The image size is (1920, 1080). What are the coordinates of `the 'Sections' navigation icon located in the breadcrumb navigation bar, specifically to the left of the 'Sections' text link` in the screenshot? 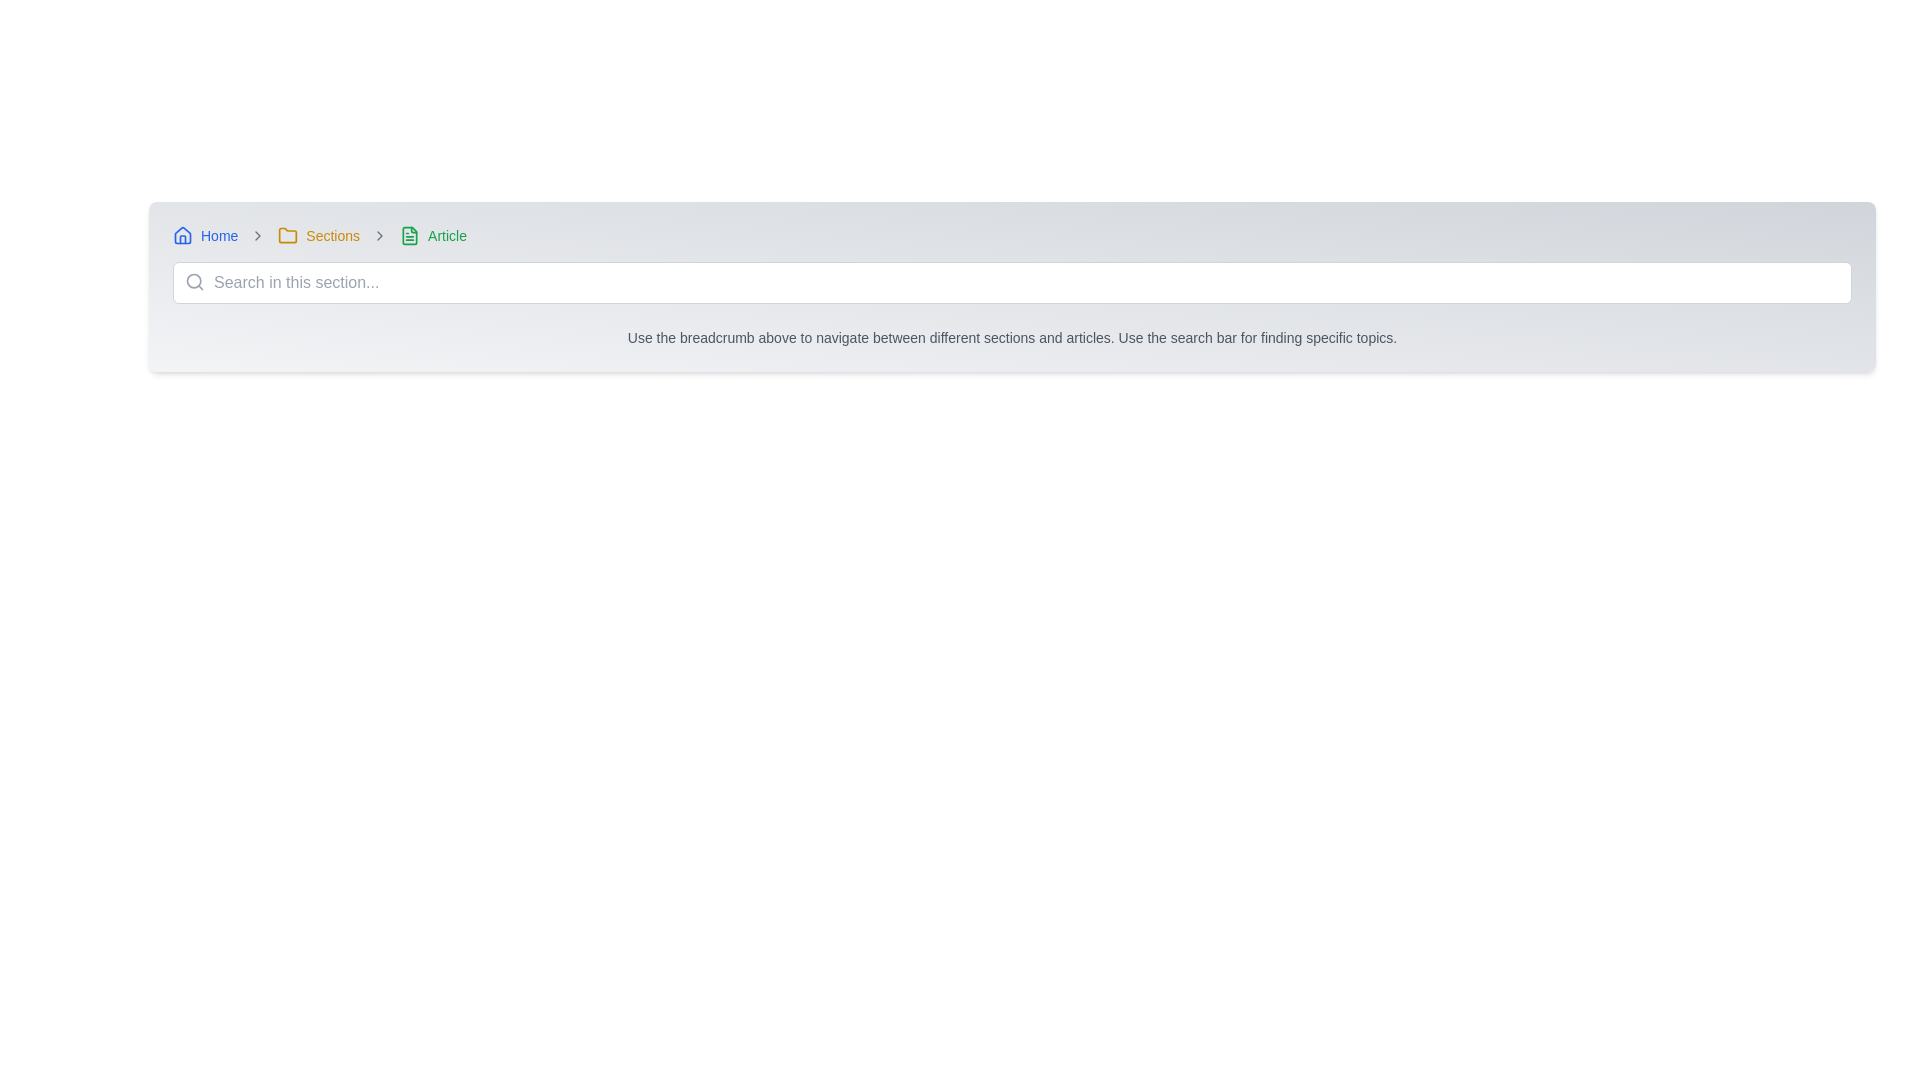 It's located at (287, 234).